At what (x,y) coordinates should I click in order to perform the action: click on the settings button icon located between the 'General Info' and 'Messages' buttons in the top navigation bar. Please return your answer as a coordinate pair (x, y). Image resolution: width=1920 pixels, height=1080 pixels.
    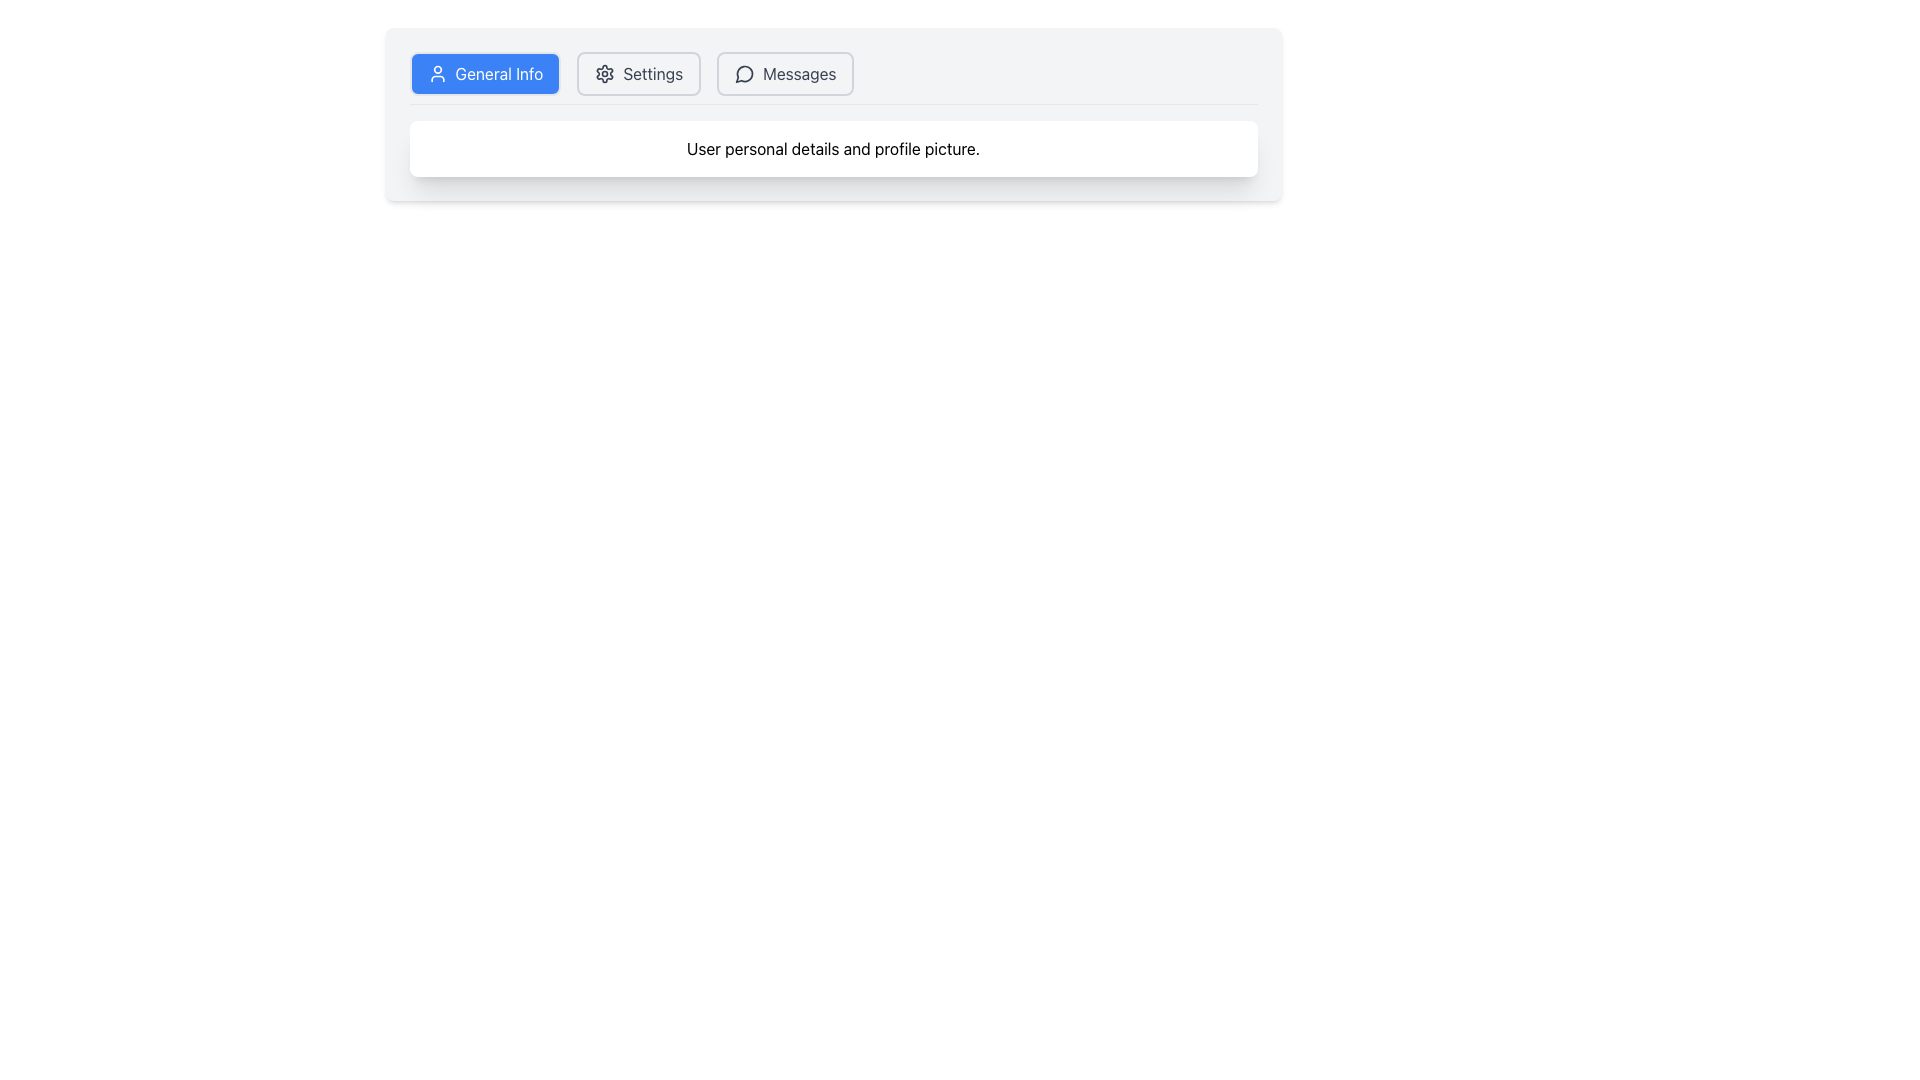
    Looking at the image, I should click on (604, 72).